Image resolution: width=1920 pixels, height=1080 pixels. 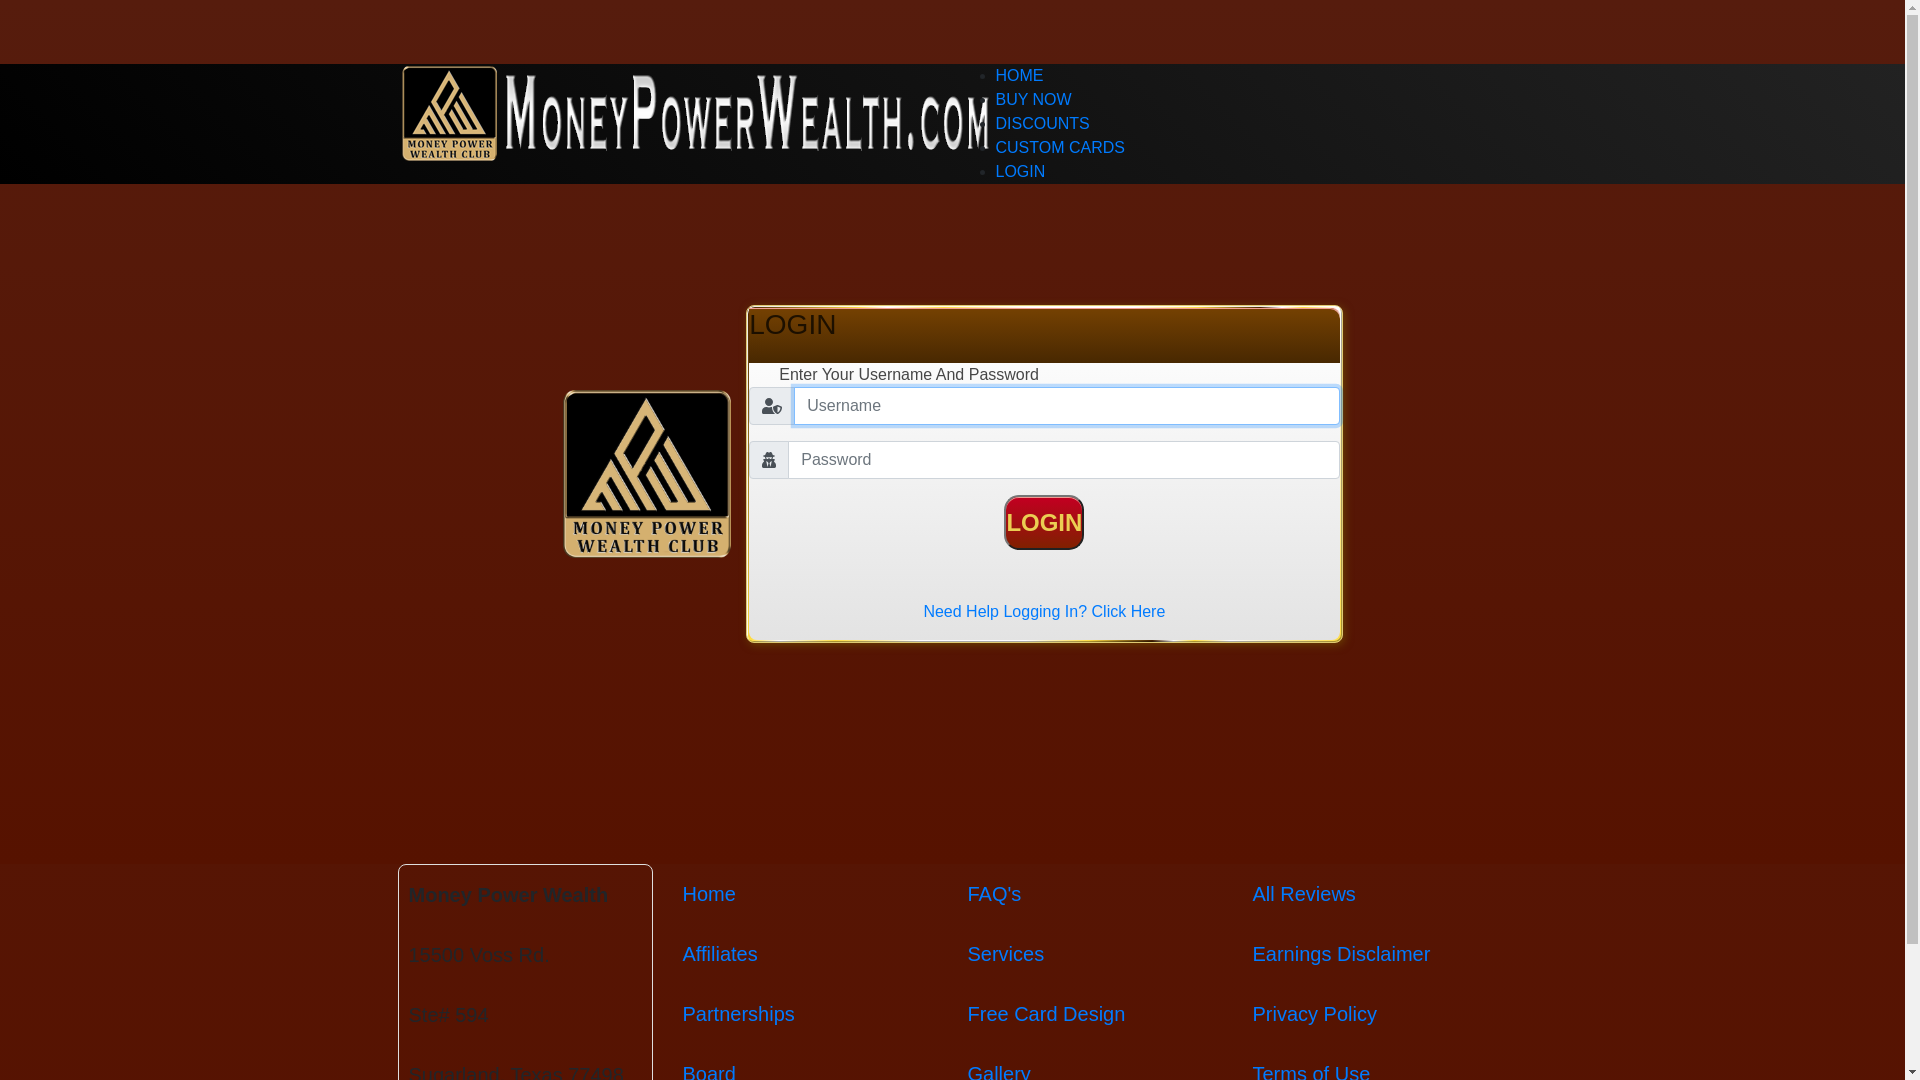 What do you see at coordinates (996, 74) in the screenshot?
I see `'HOME'` at bounding box center [996, 74].